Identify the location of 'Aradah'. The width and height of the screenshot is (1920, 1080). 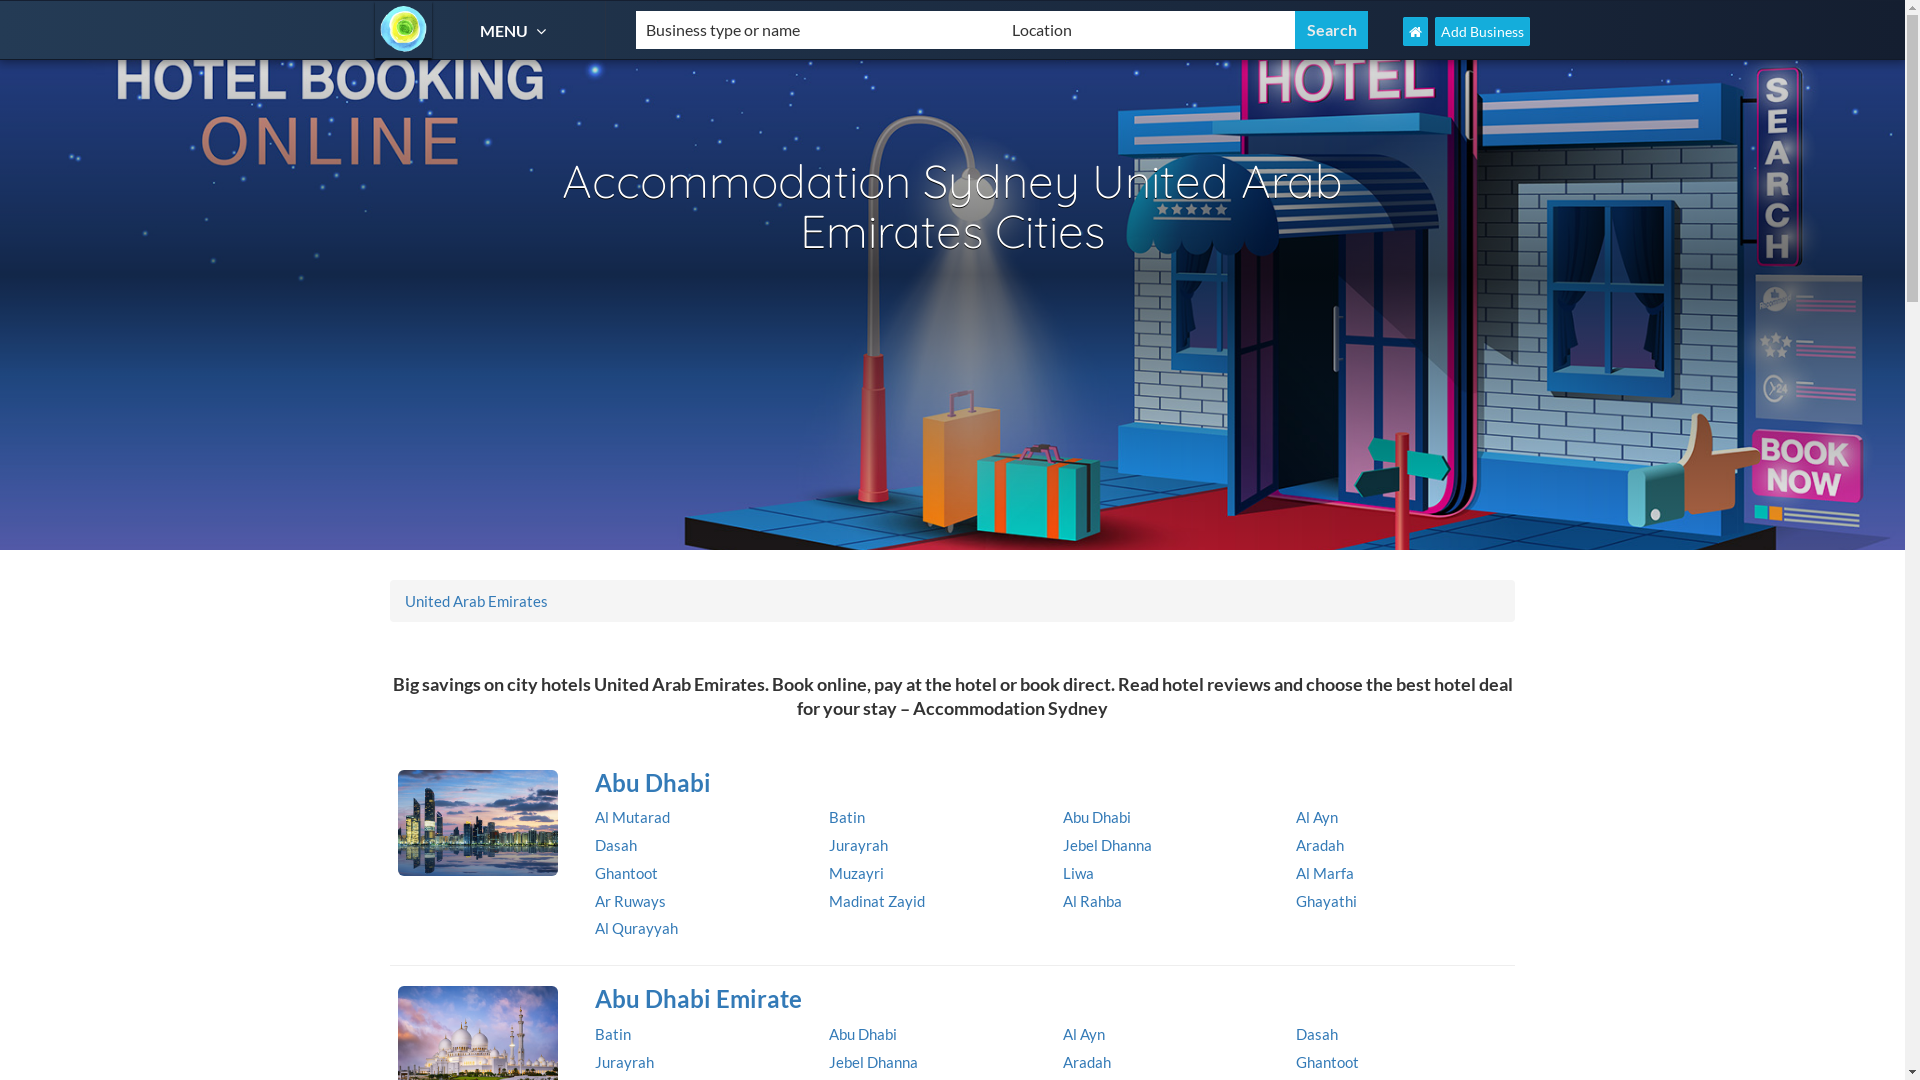
(1084, 1060).